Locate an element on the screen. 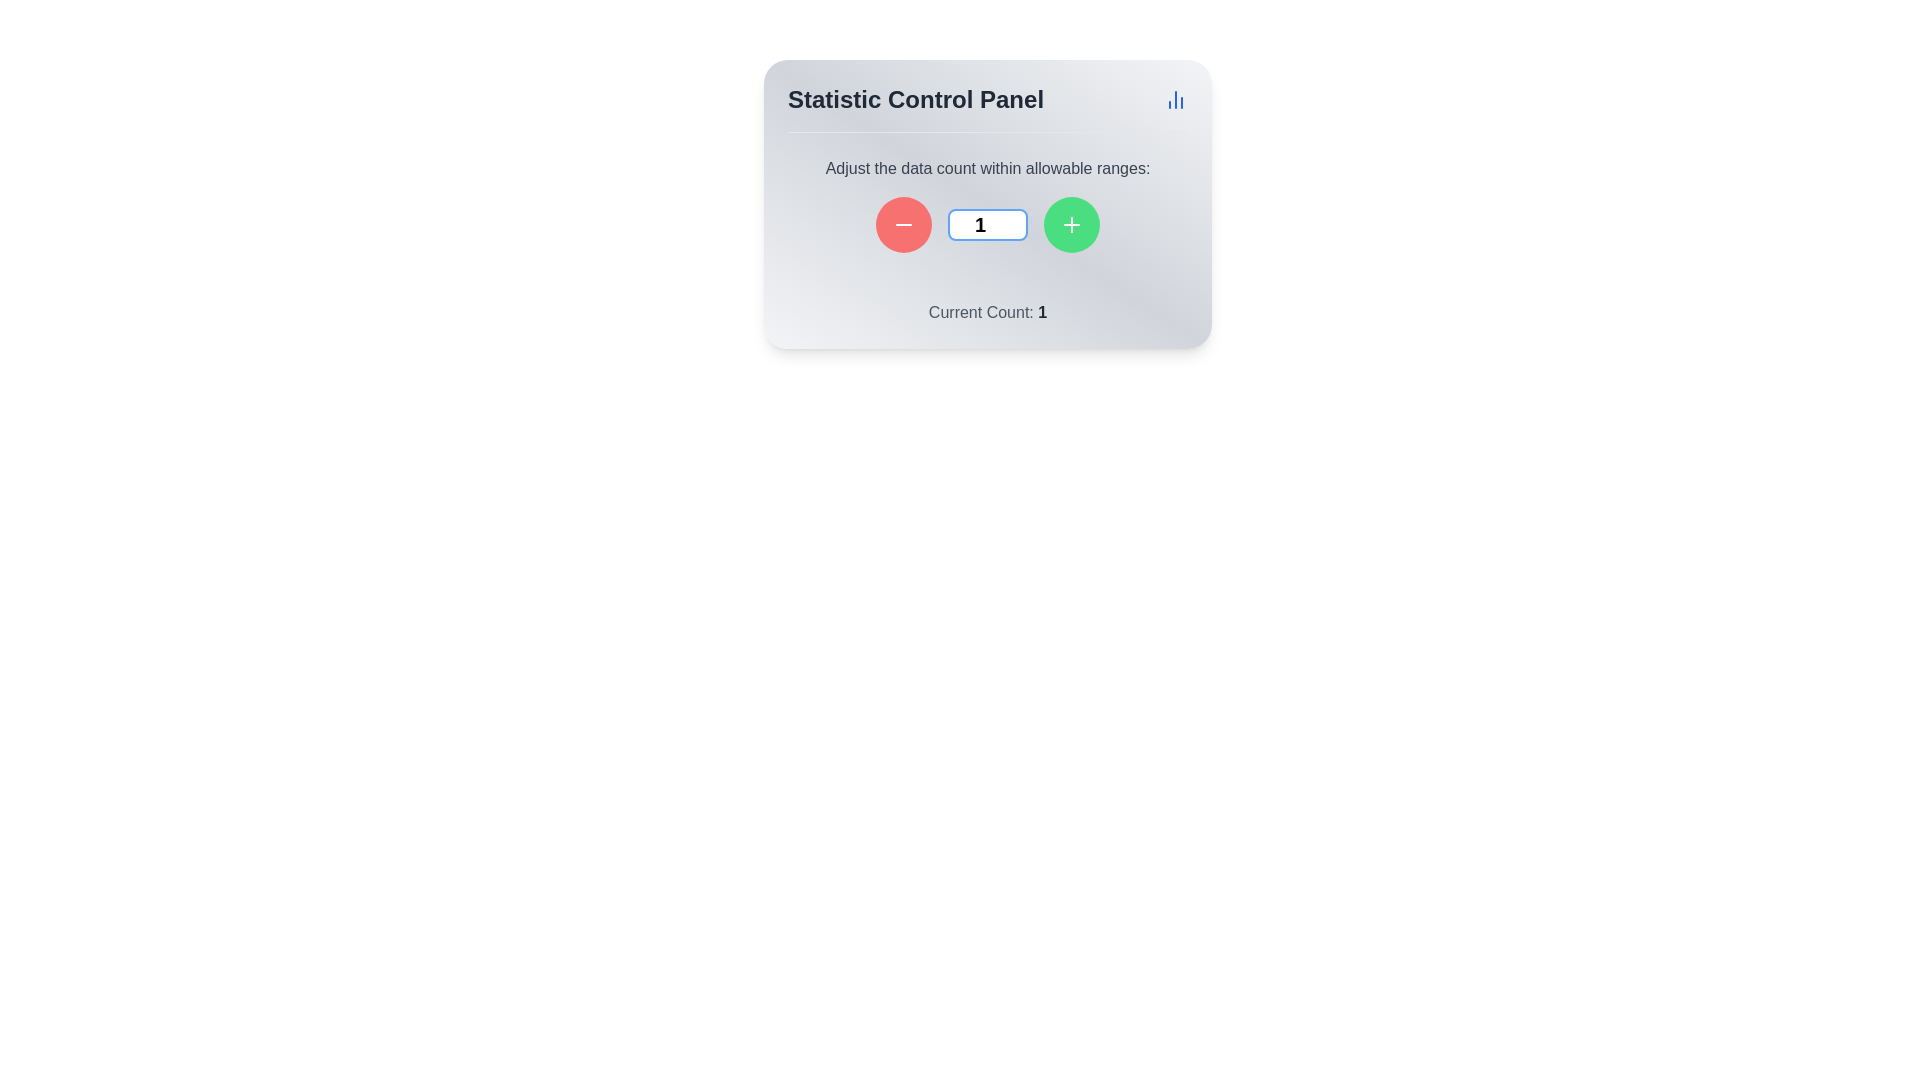 The width and height of the screenshot is (1920, 1080). the green circular button containing the plus icon, which is positioned to the right of the numeric input field labeled '1' and the minus icon within the 'Statistic Control Panel' is located at coordinates (1070, 224).